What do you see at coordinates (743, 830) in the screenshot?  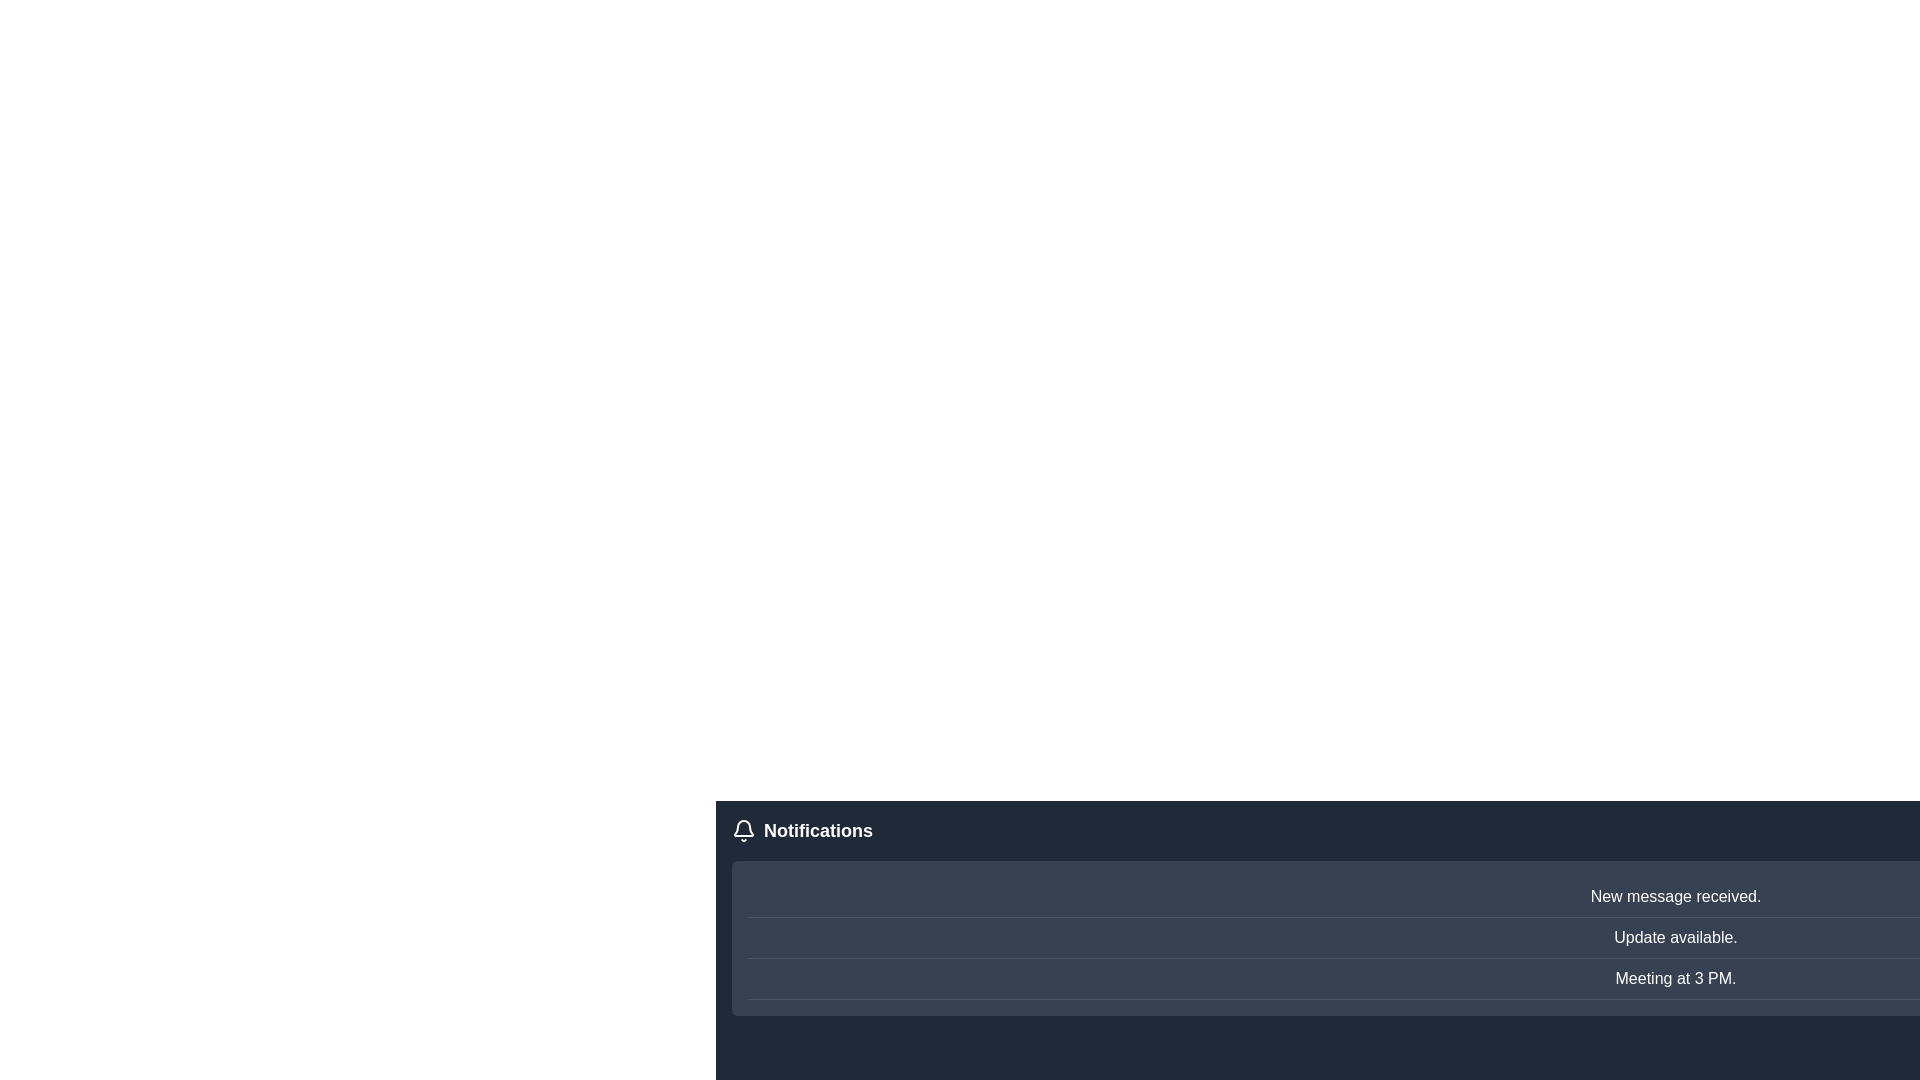 I see `the bell icon used for notifications` at bounding box center [743, 830].